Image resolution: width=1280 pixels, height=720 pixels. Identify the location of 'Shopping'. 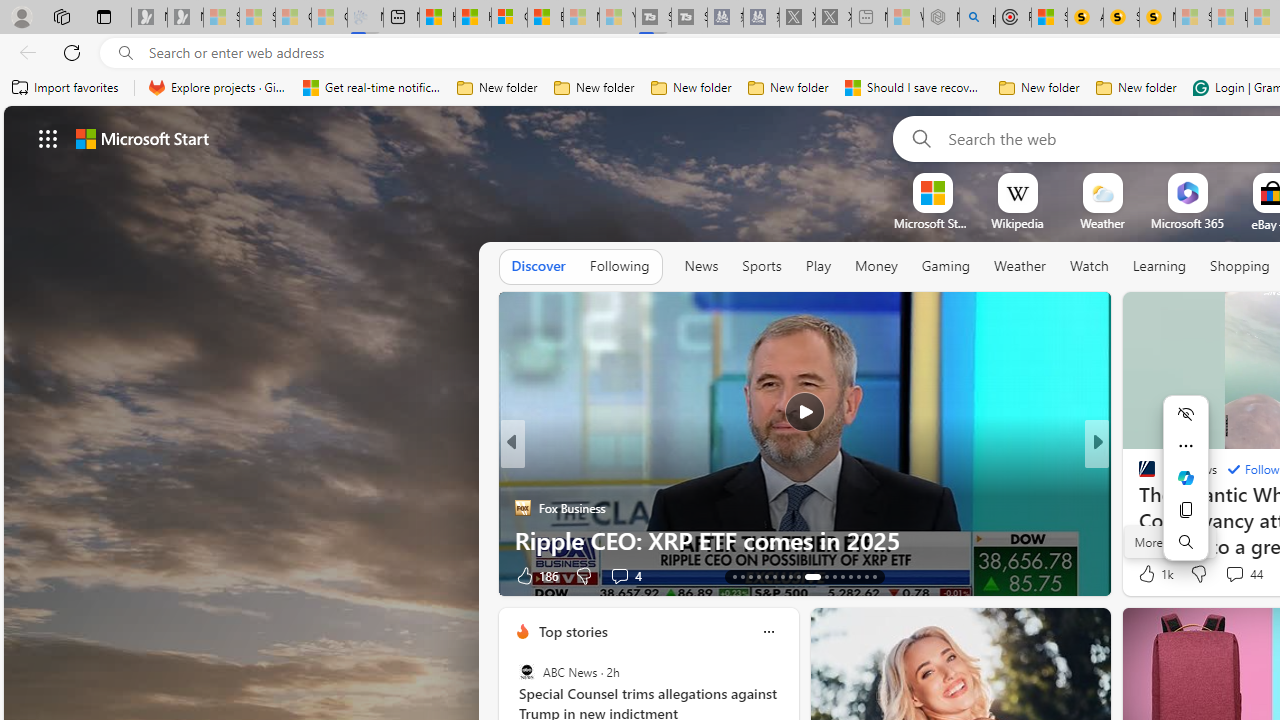
(1239, 265).